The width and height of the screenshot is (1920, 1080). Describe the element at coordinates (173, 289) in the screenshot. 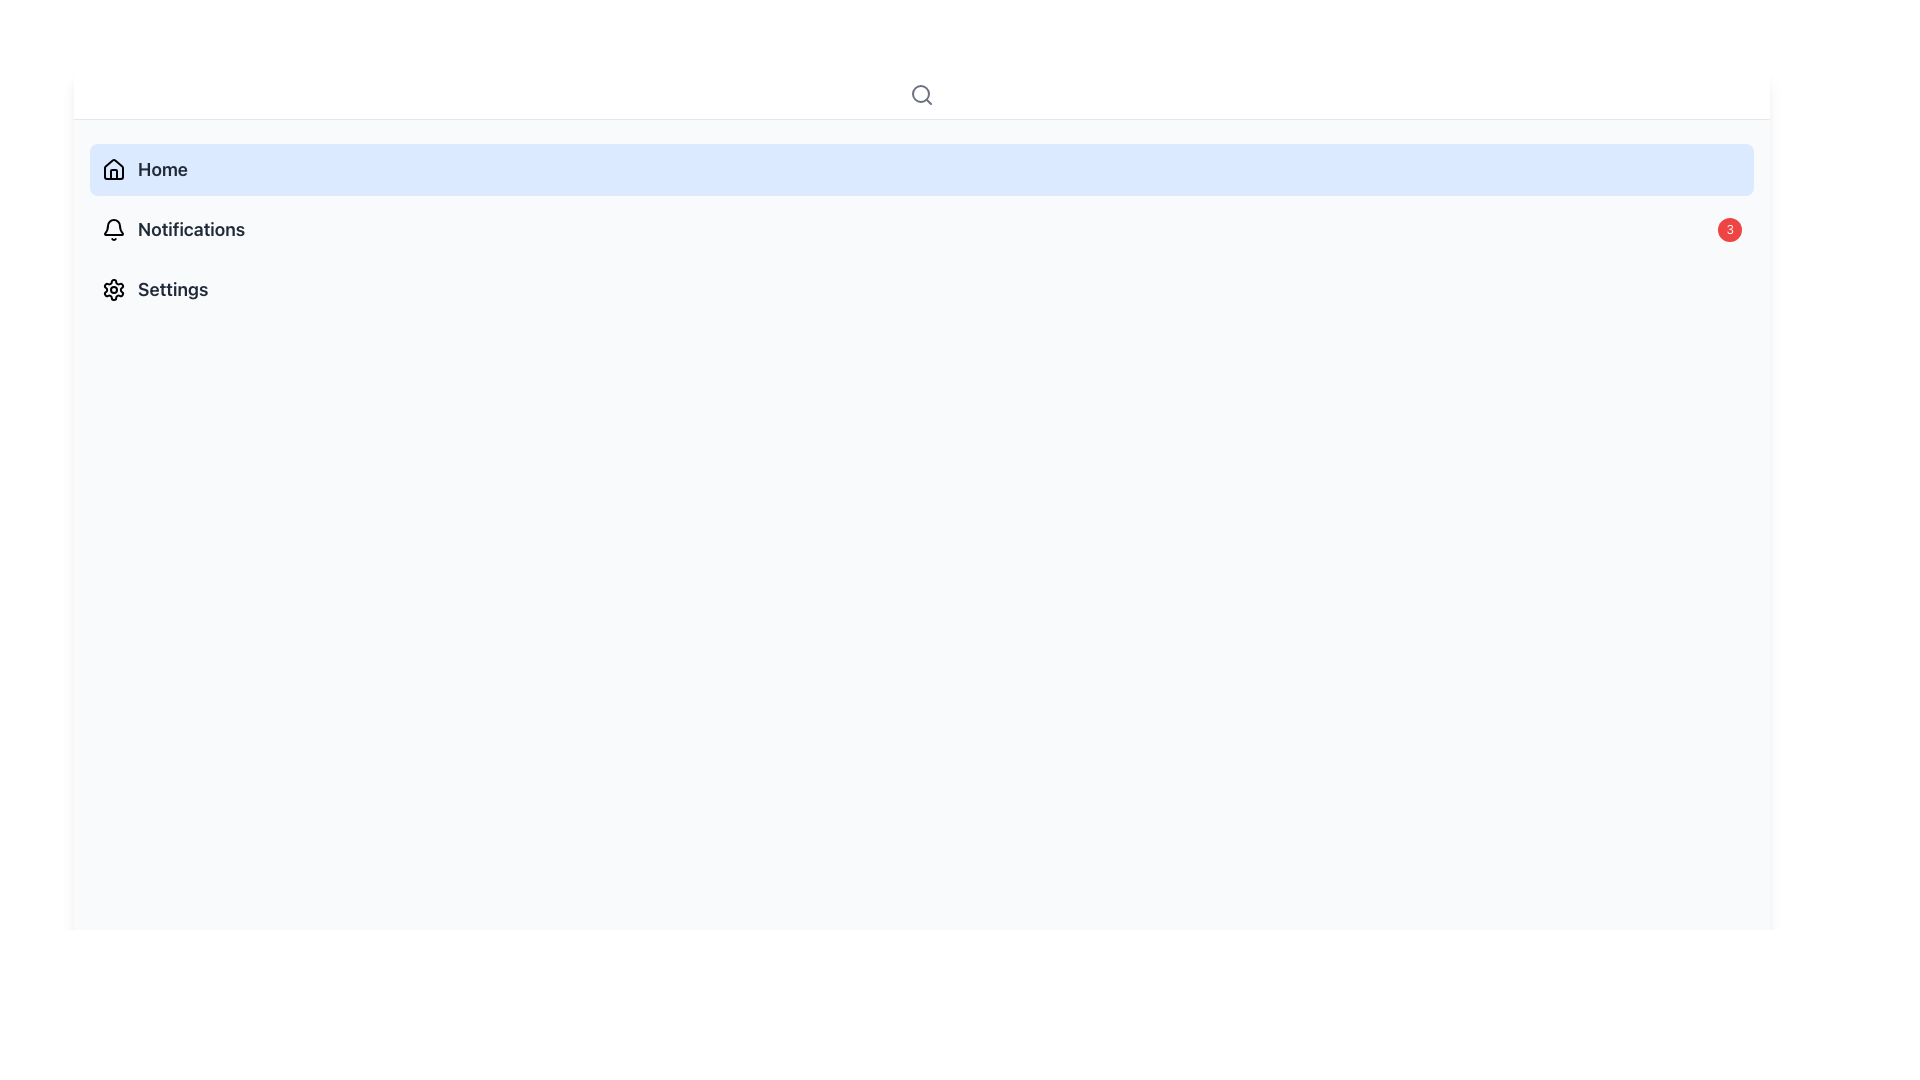

I see `the text label for the application settings menu entry` at that location.